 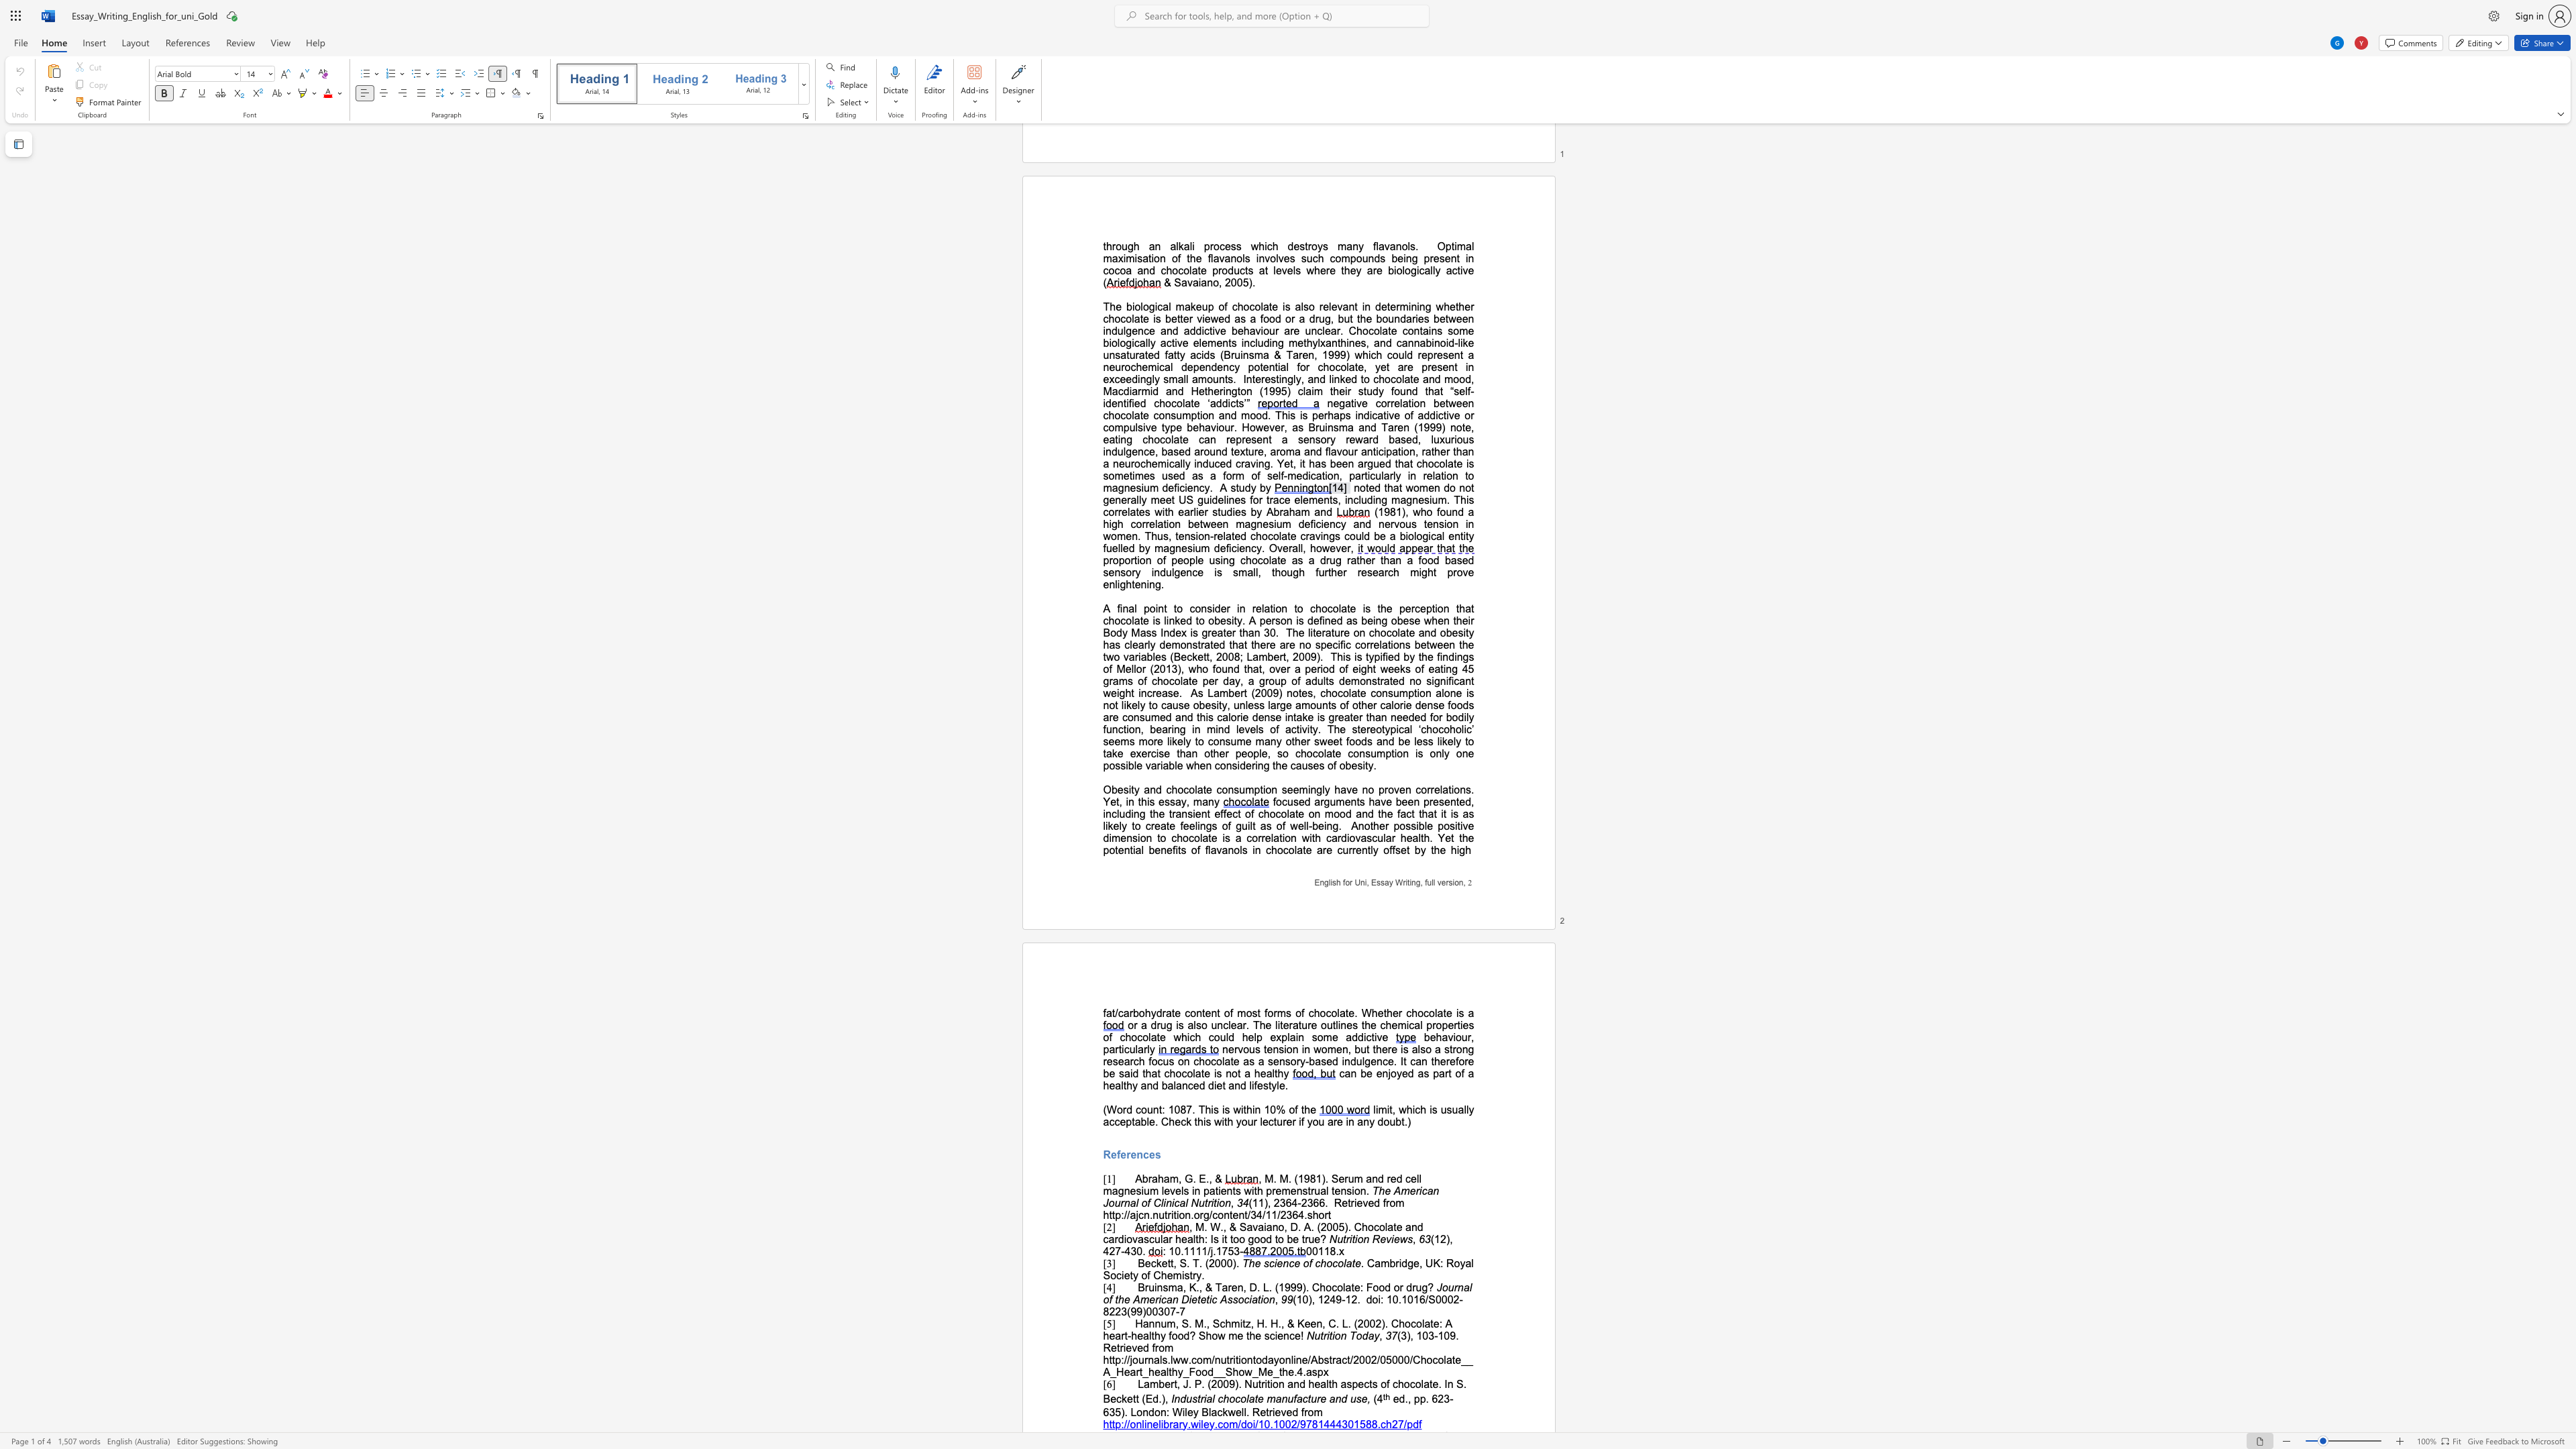 What do you see at coordinates (1273, 1334) in the screenshot?
I see `the subset text "ien" within the text "Hannum, S. M., Schmitz, H. H., & Keen, C. L. (2002). Chocolate: A heart-healthy food? Show me the science!"` at bounding box center [1273, 1334].